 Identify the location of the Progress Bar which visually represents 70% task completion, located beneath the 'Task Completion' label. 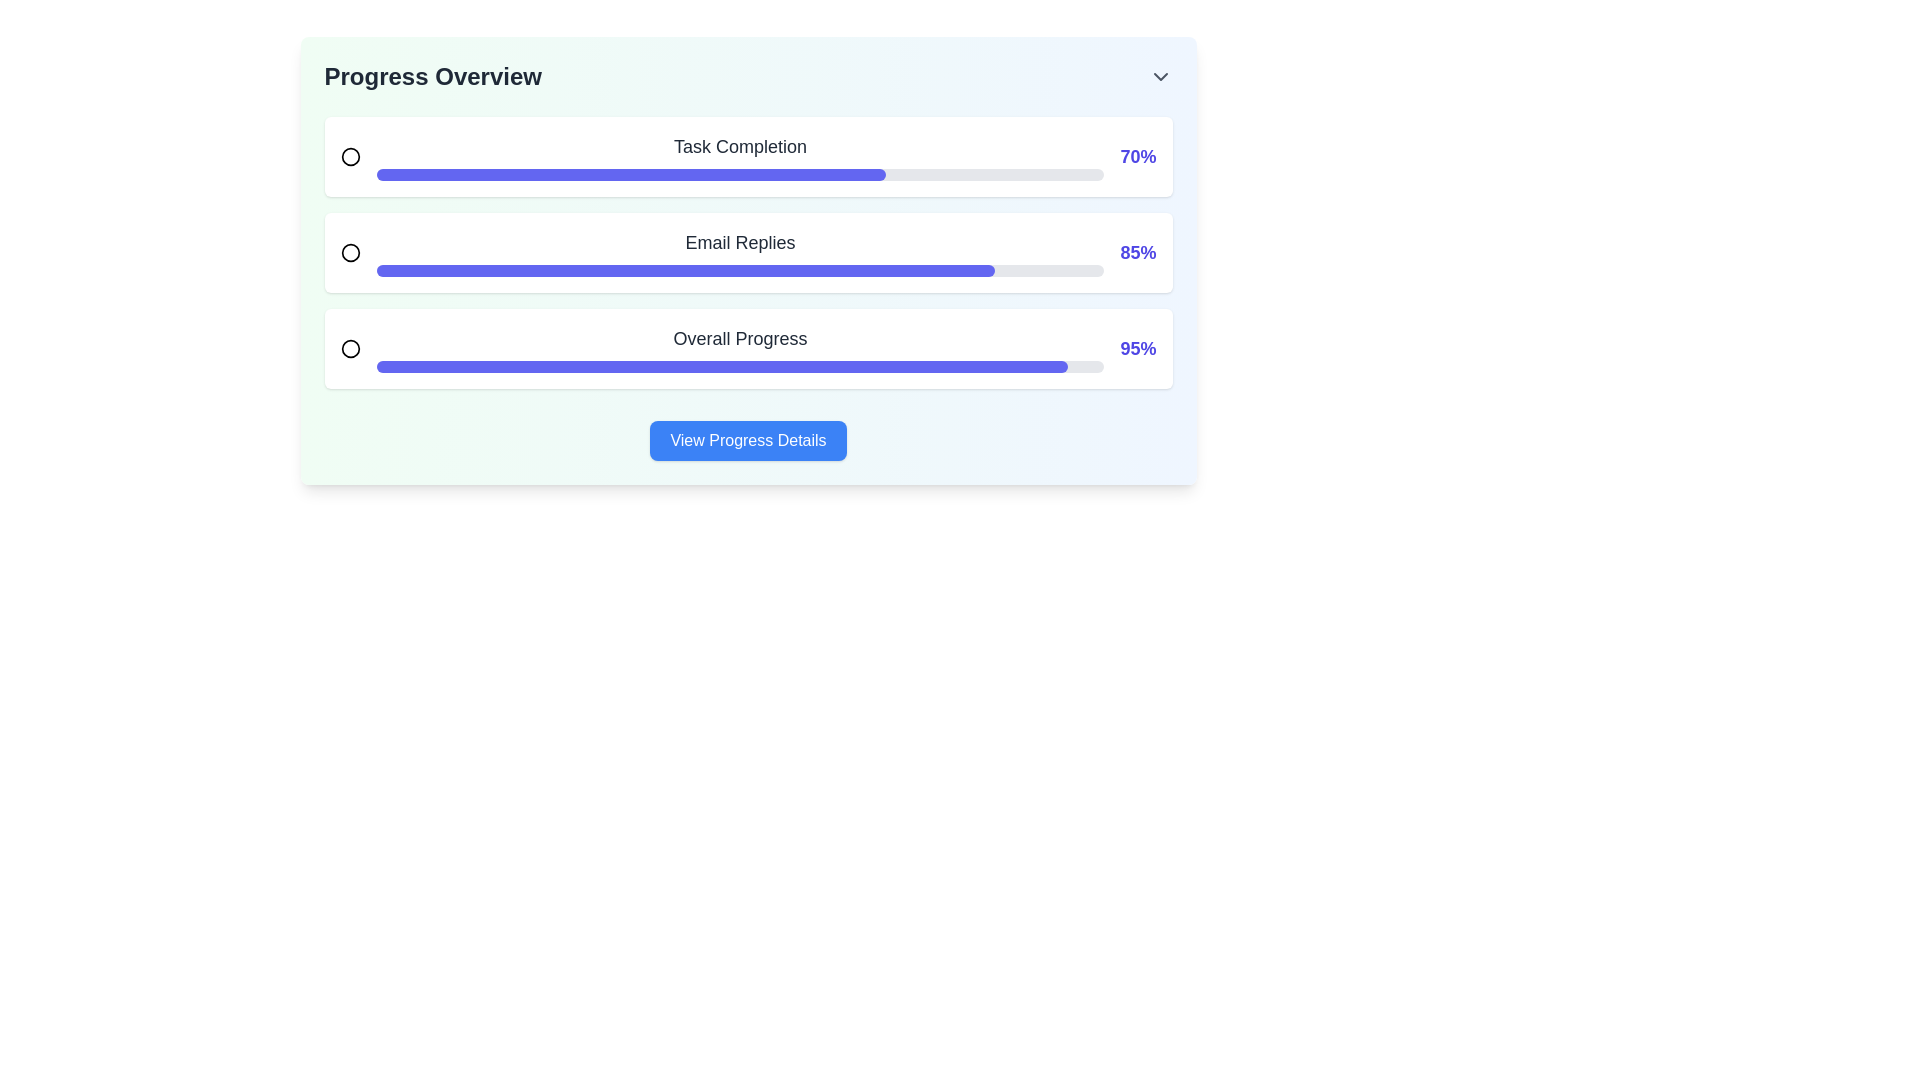
(739, 173).